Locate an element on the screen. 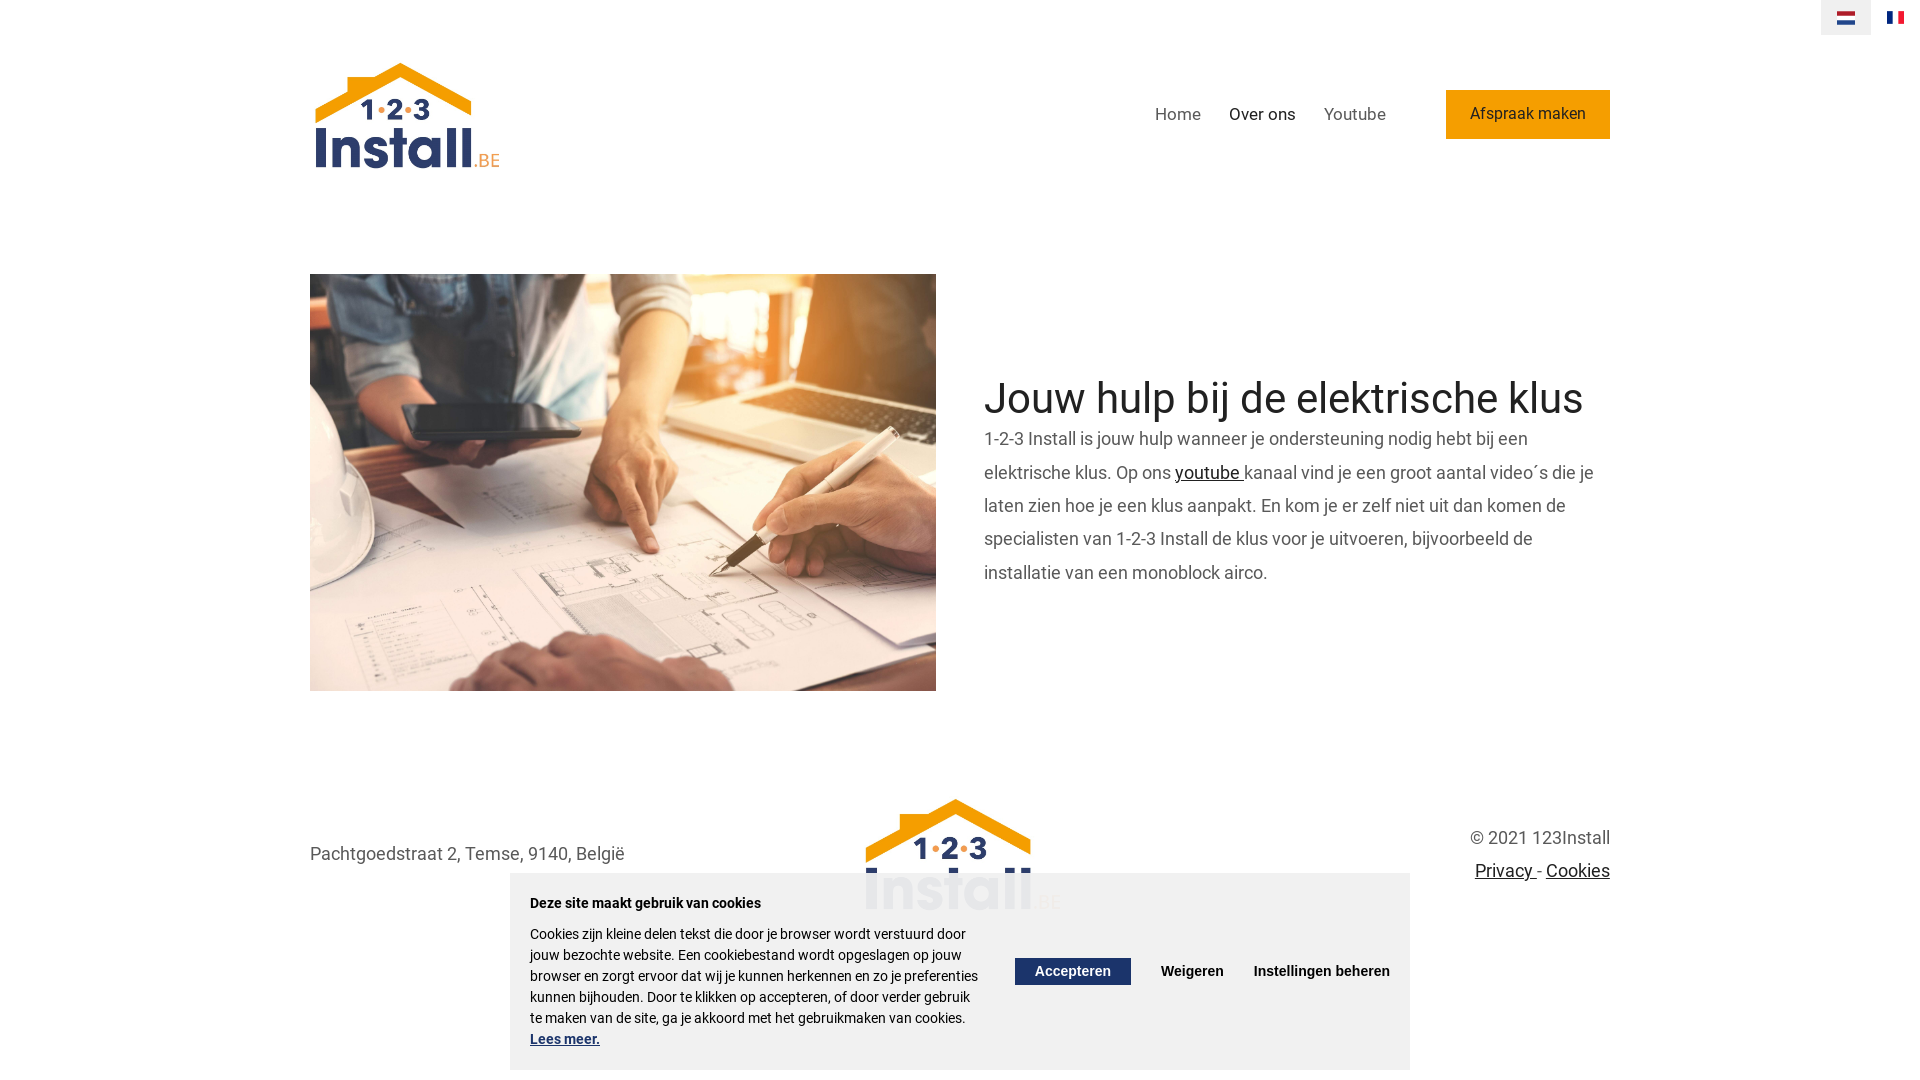 This screenshot has height=1080, width=1920. 'Home' is located at coordinates (1177, 114).